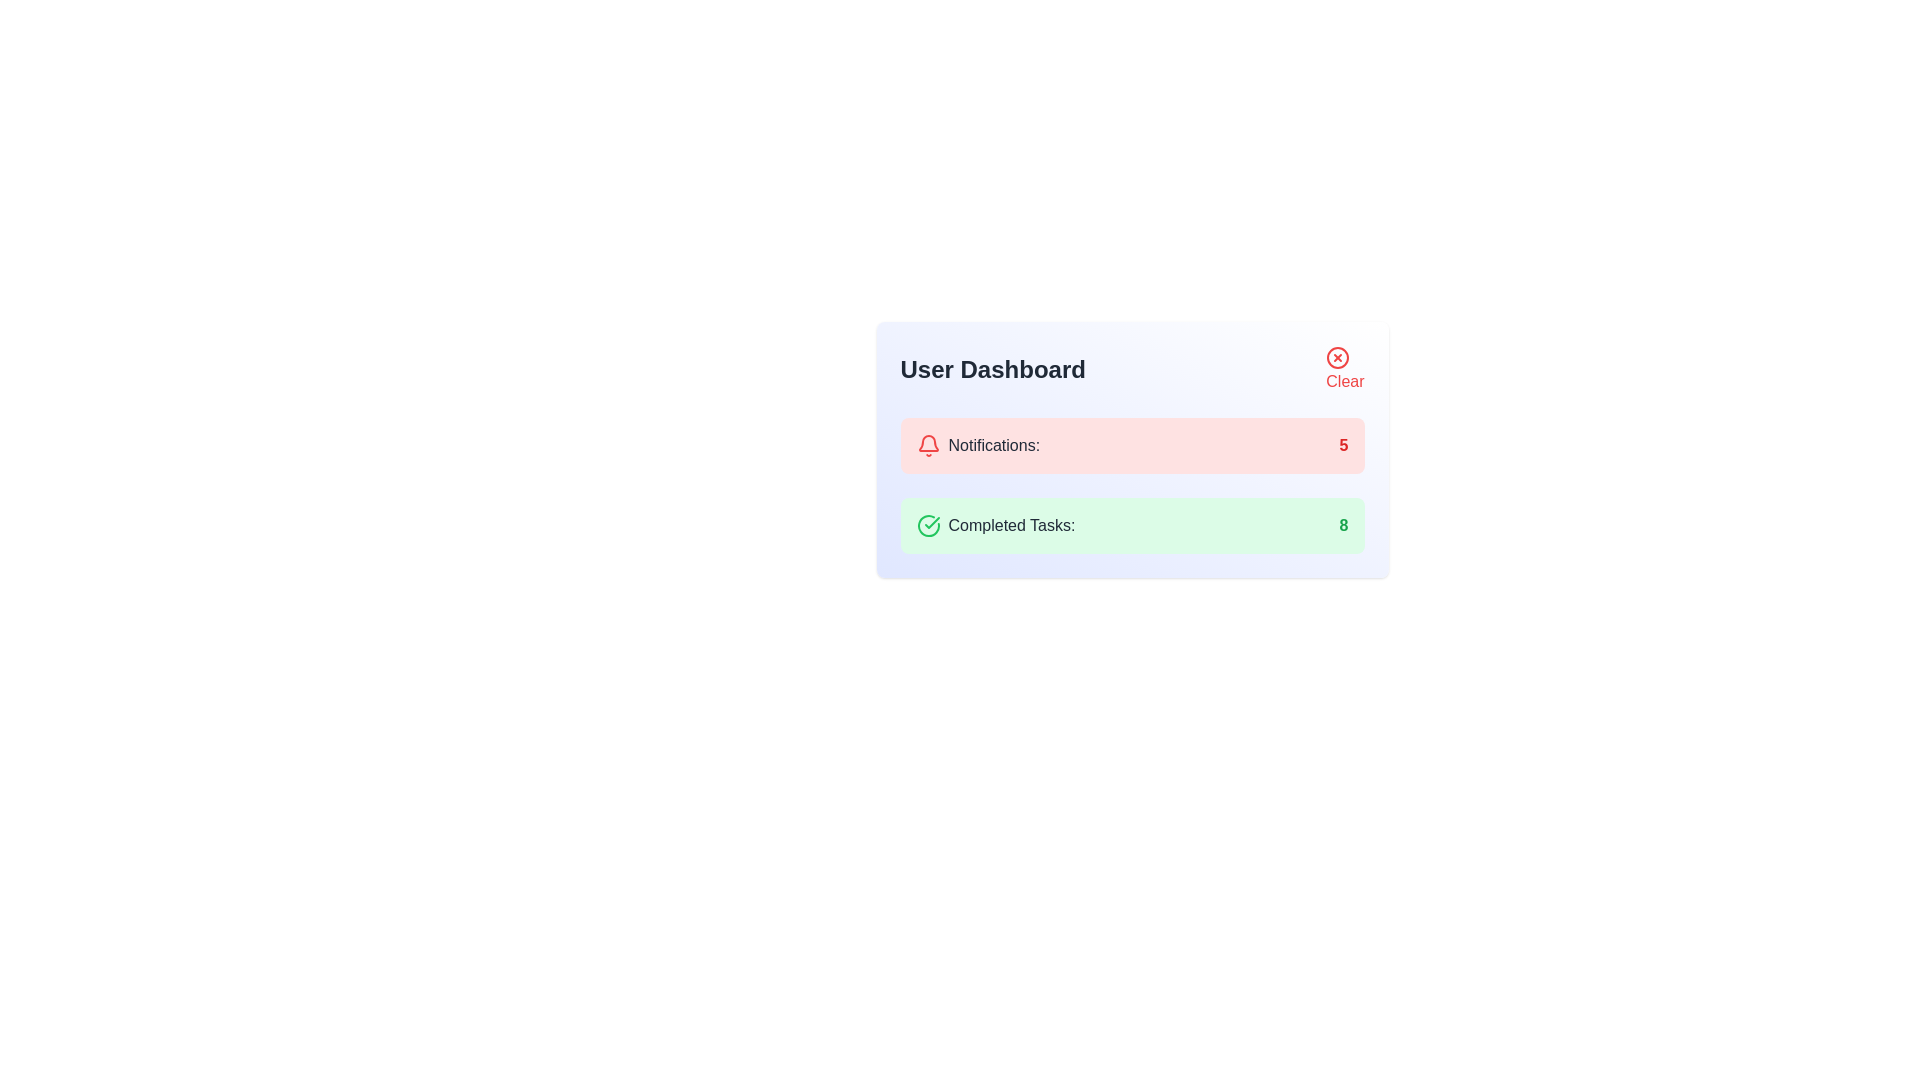  I want to click on the red bell icon representing notifications located in the notification section of the dashboard, positioned to the left of the text 'Notifications:', so click(927, 445).